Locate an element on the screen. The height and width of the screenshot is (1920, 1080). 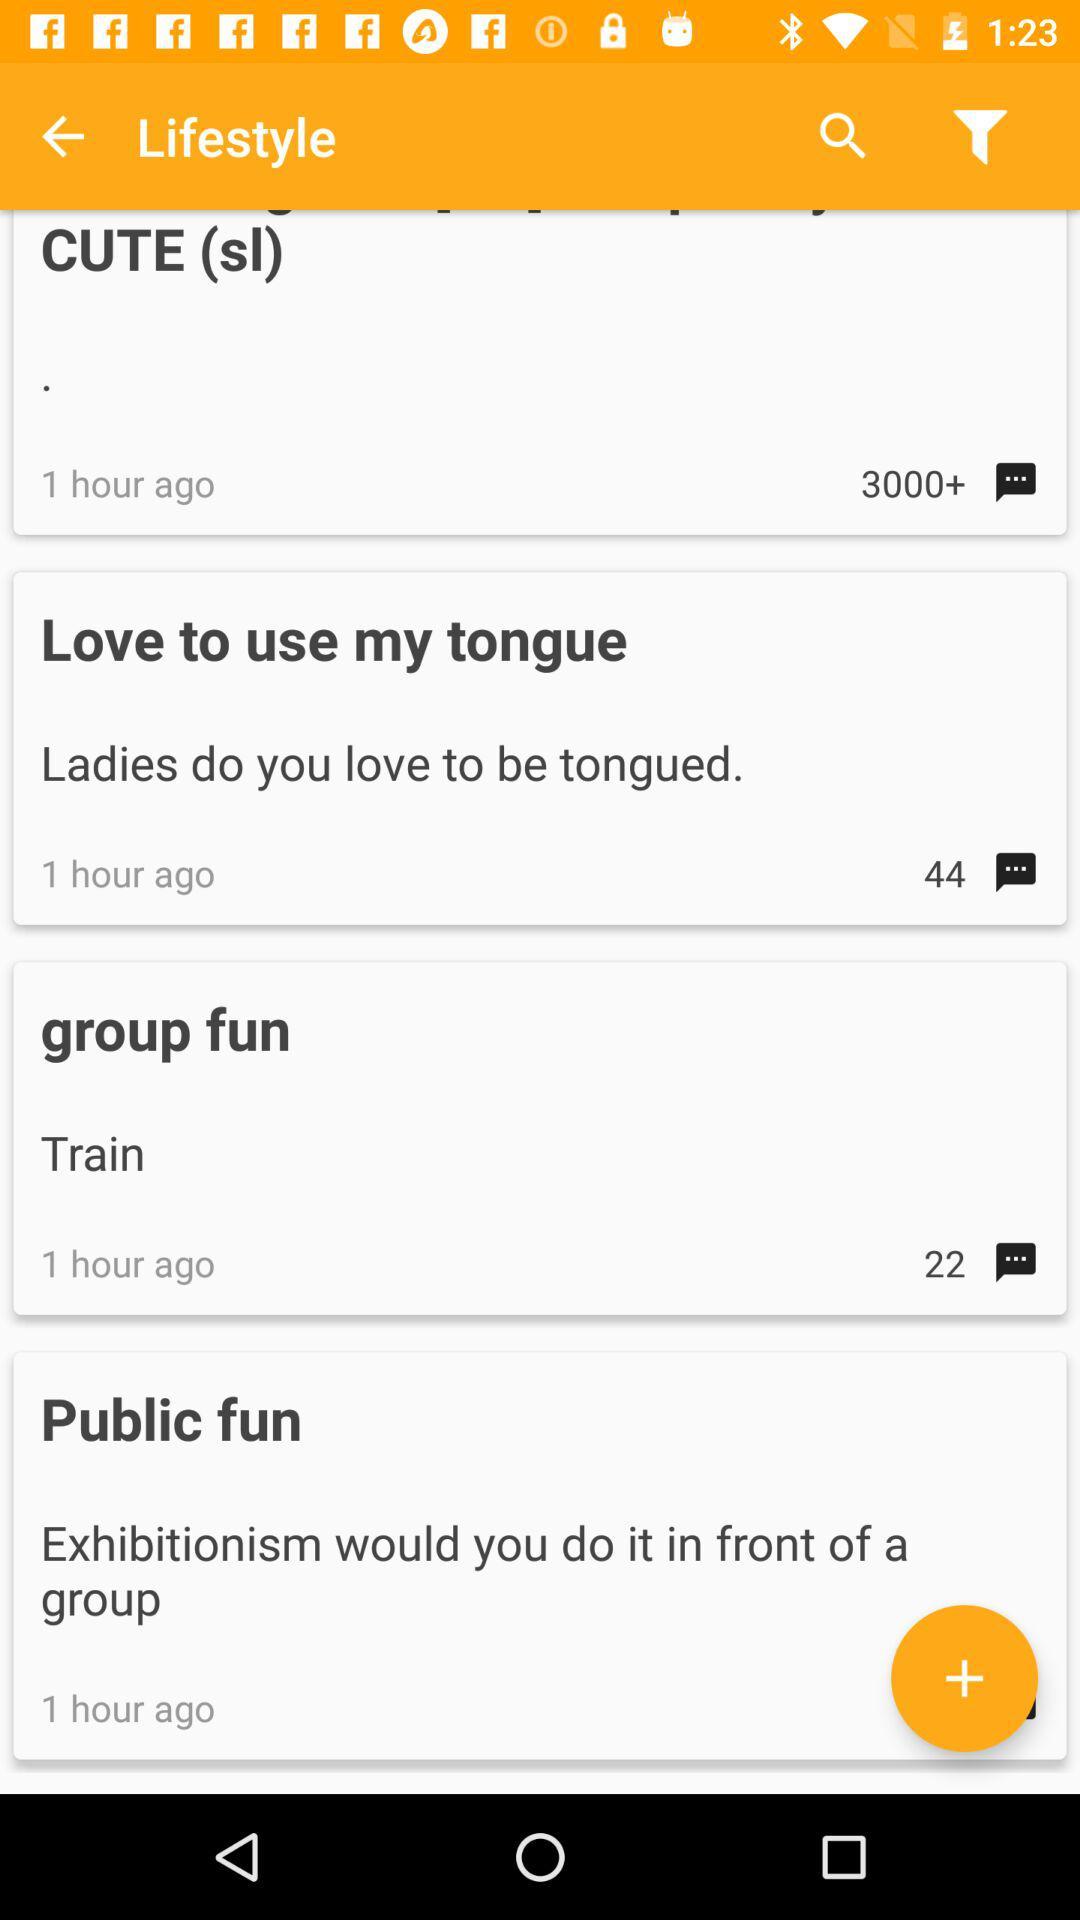
the icon to the left of lifestyle app is located at coordinates (61, 135).